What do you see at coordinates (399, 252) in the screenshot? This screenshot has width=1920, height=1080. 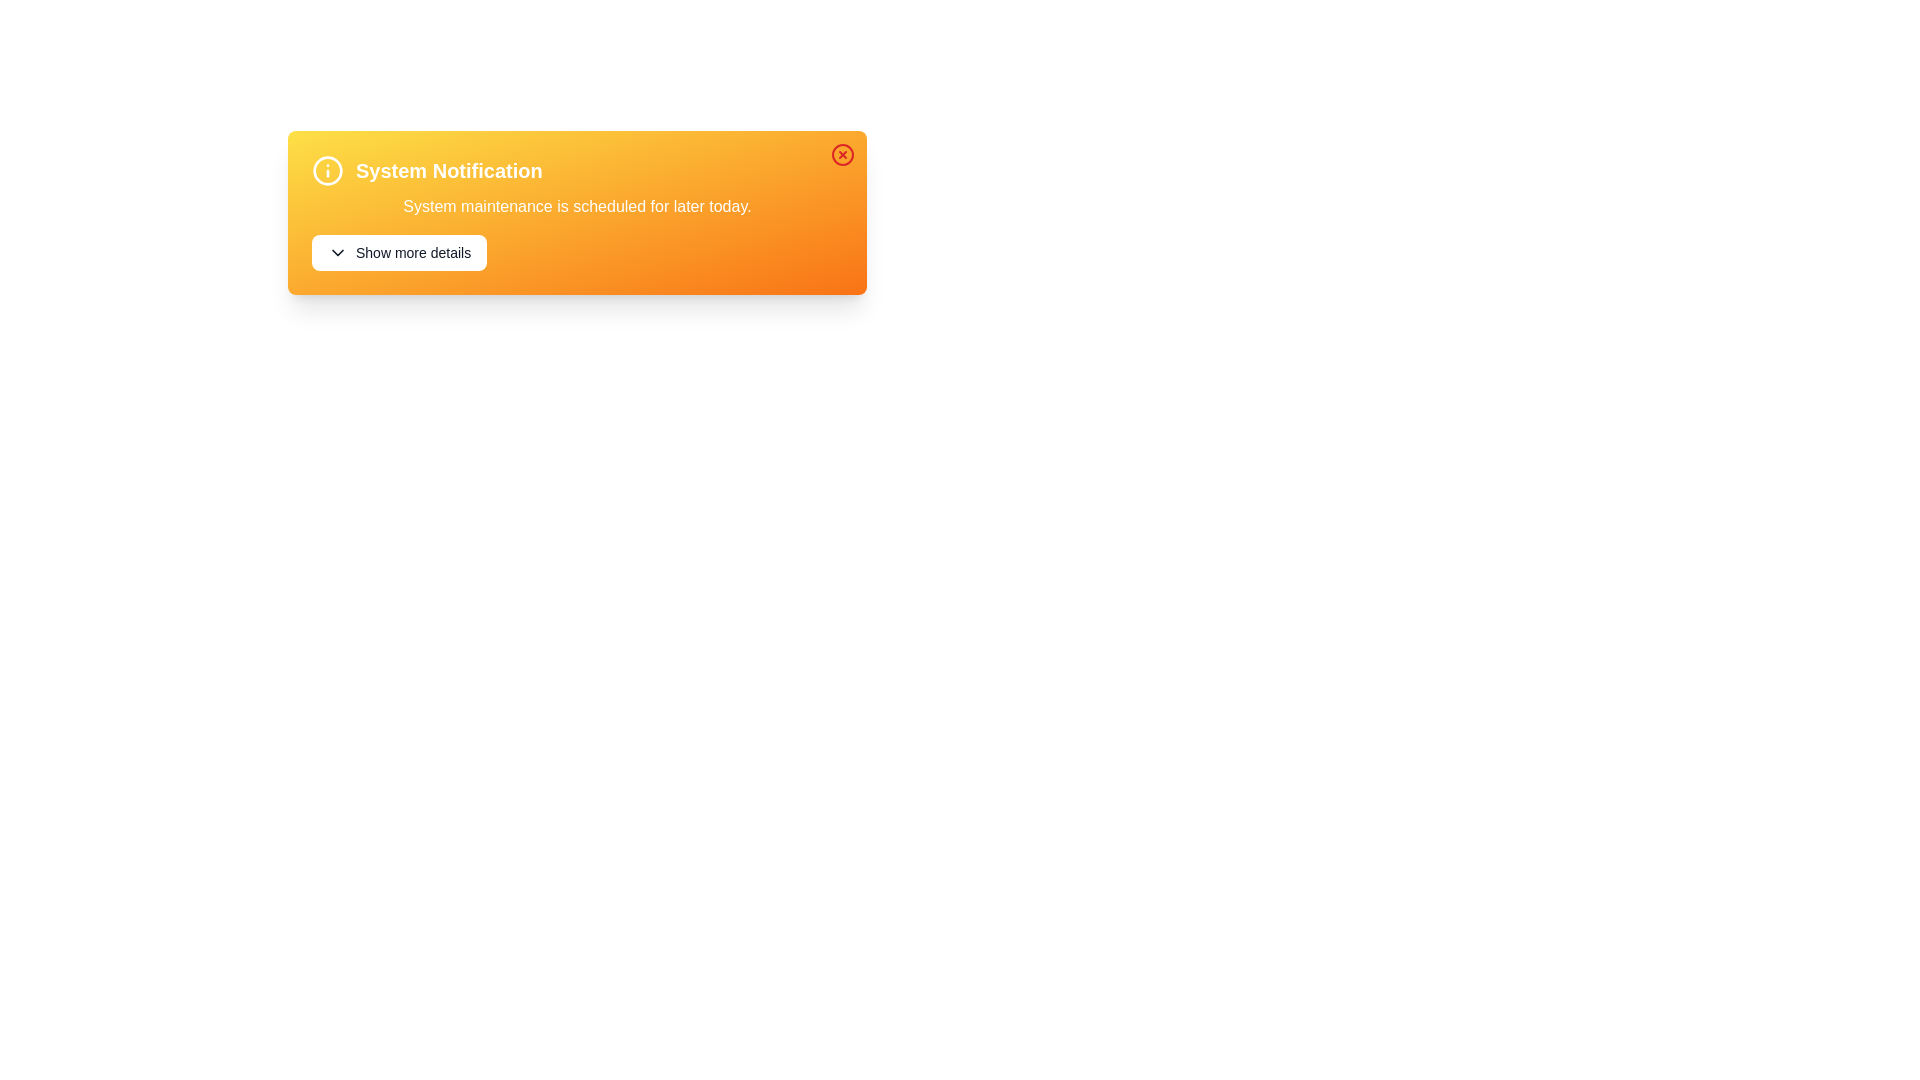 I see `the 'Show more details' button to toggle the visibility of additional details` at bounding box center [399, 252].